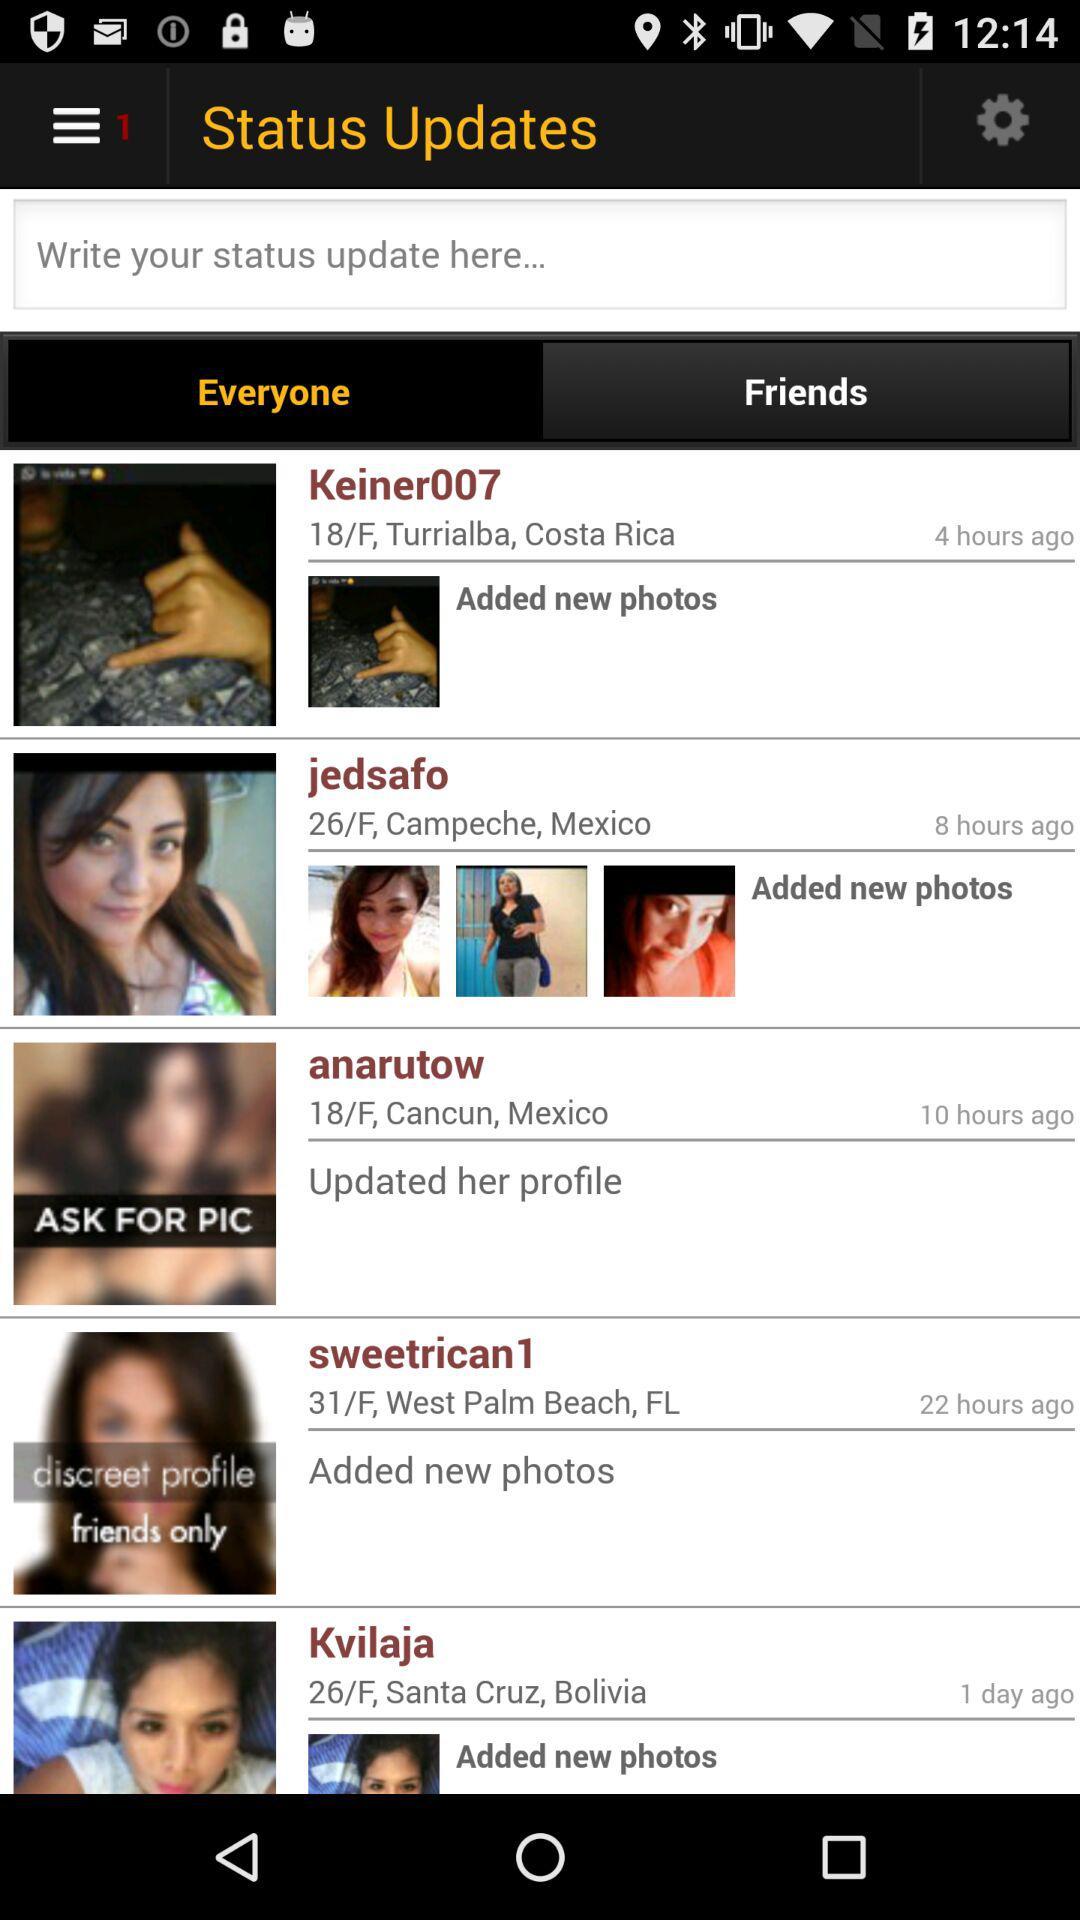  I want to click on app above keiner007 icon, so click(274, 390).